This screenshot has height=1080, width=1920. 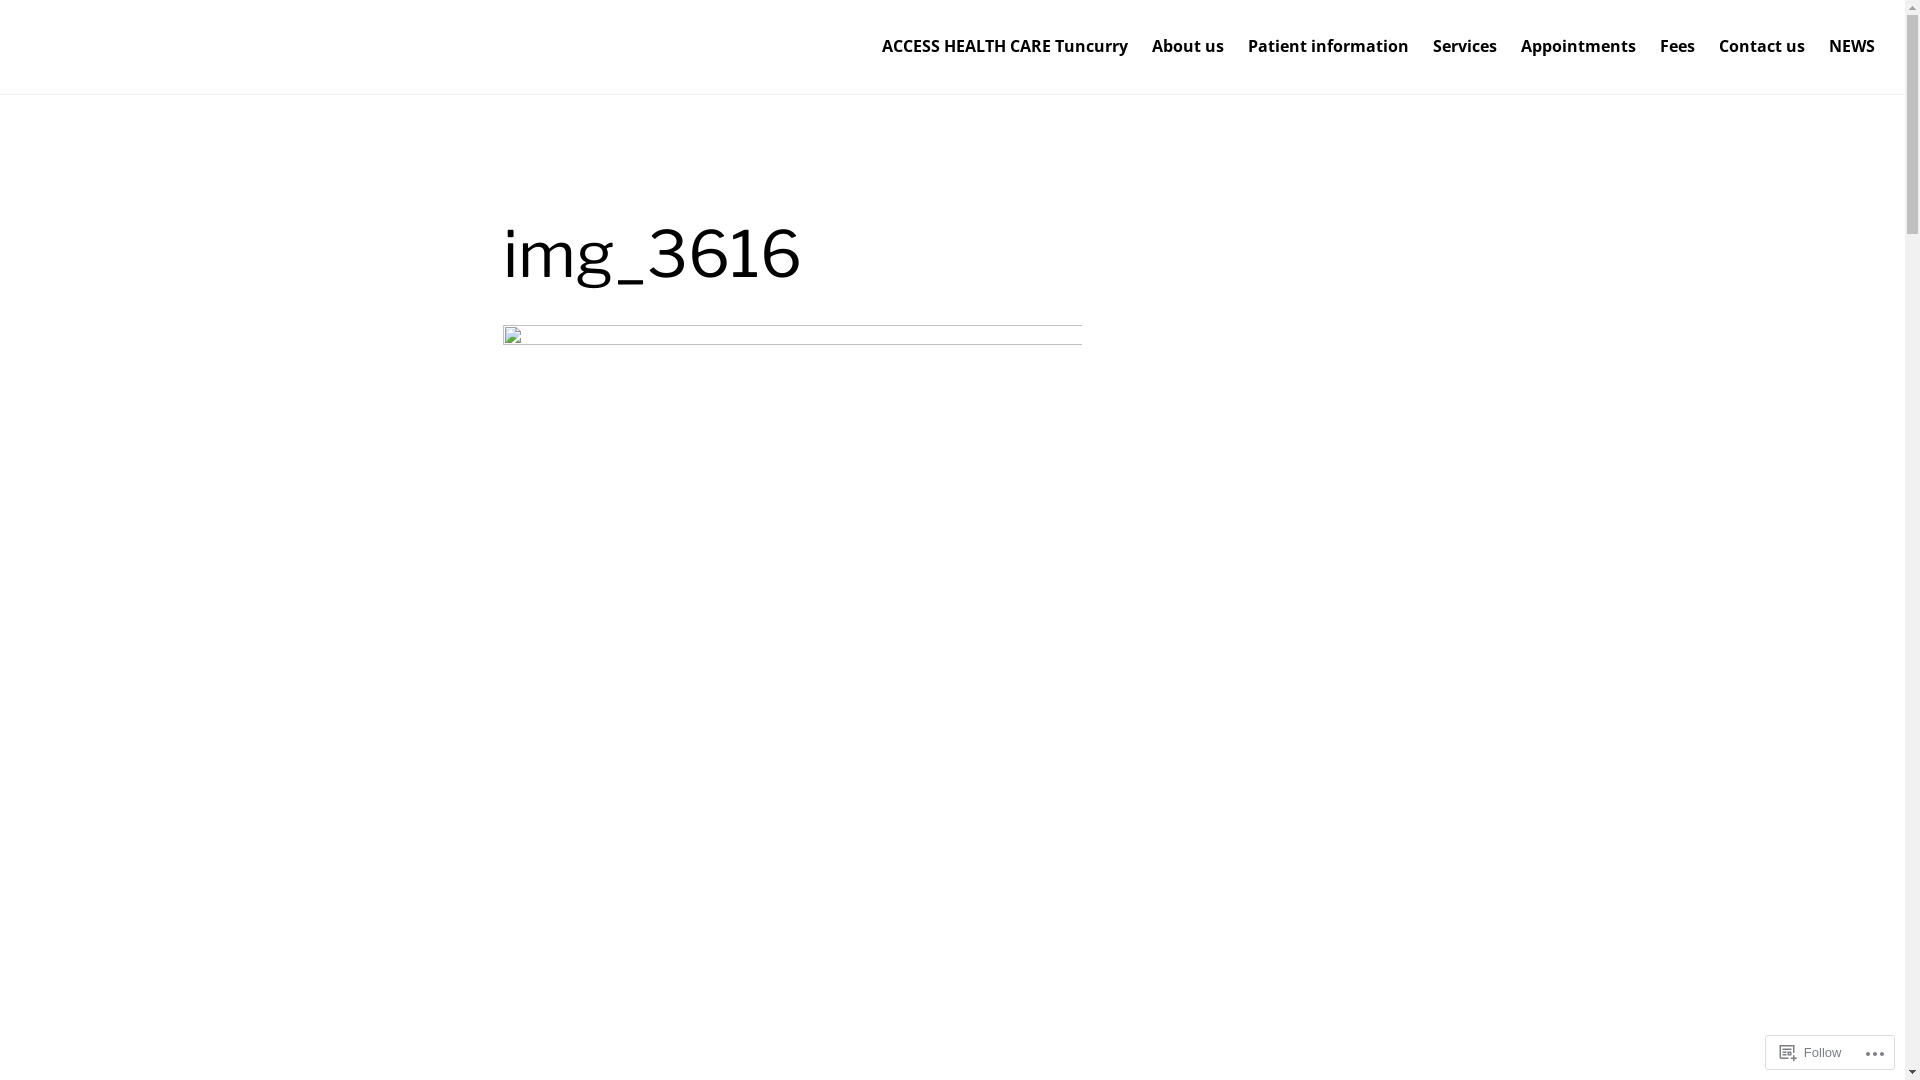 I want to click on 'NEWS', so click(x=1851, y=45).